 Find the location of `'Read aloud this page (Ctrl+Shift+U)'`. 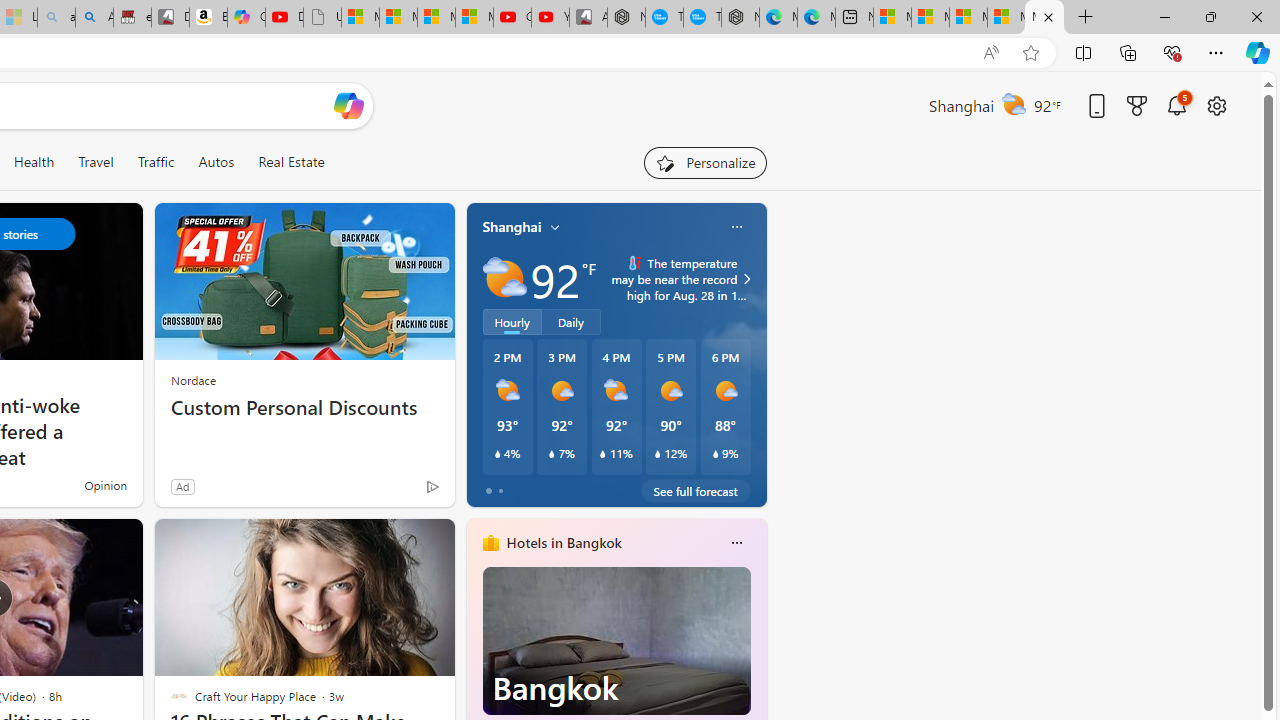

'Read aloud this page (Ctrl+Shift+U)' is located at coordinates (991, 52).